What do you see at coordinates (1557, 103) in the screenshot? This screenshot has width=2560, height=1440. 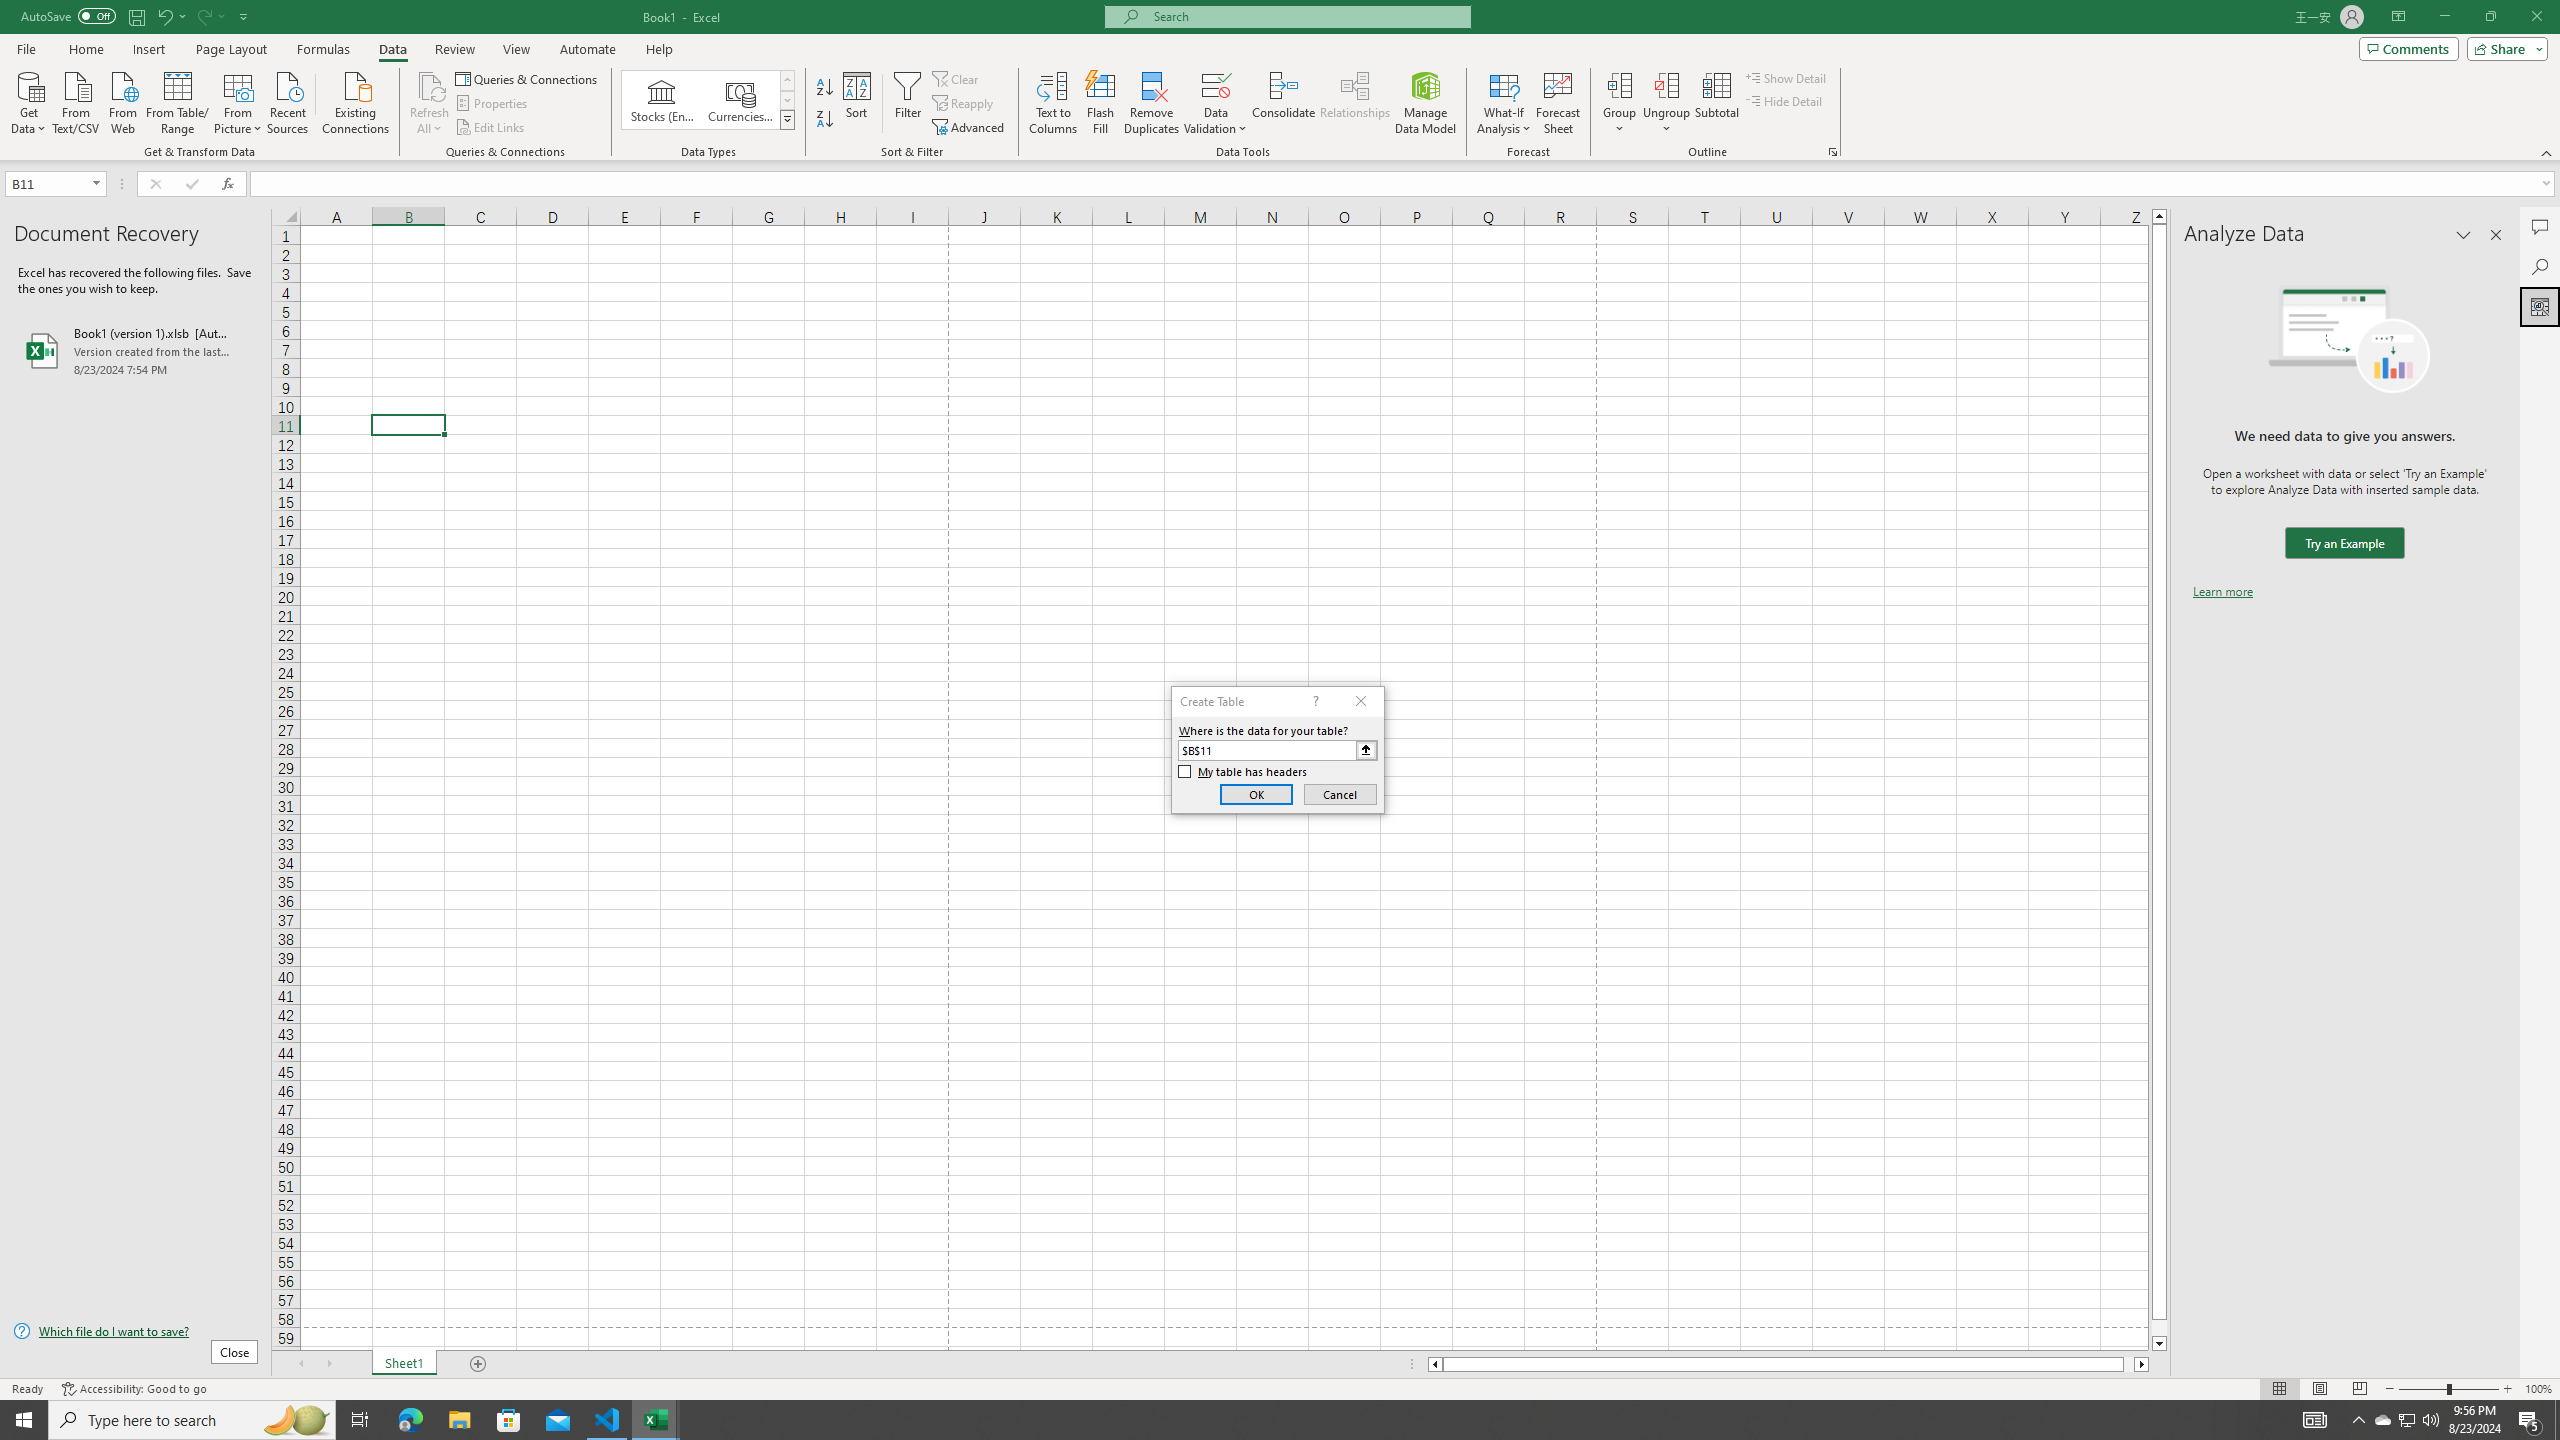 I see `'Forecast Sheet'` at bounding box center [1557, 103].